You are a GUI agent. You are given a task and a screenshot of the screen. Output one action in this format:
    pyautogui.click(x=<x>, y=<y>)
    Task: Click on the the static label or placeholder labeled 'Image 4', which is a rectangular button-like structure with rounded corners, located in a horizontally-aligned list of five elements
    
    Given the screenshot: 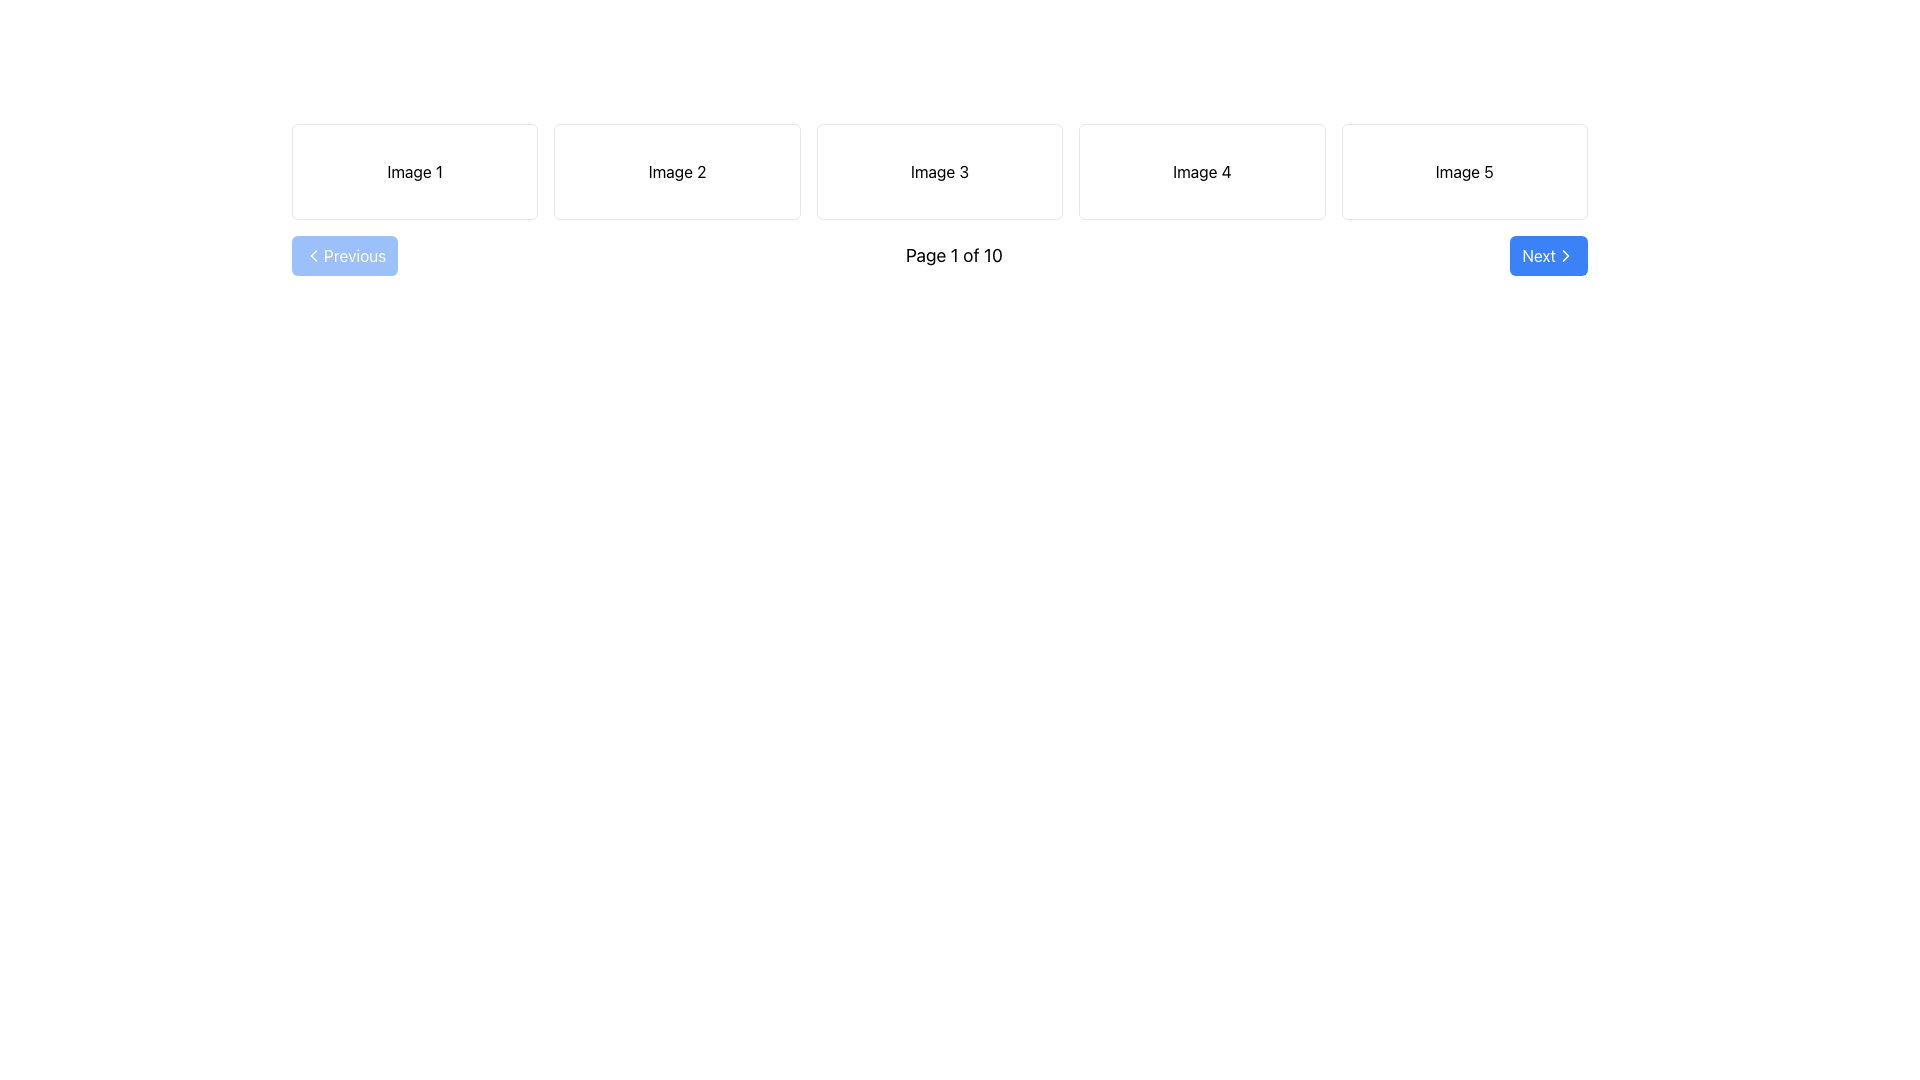 What is the action you would take?
    pyautogui.click(x=1201, y=171)
    